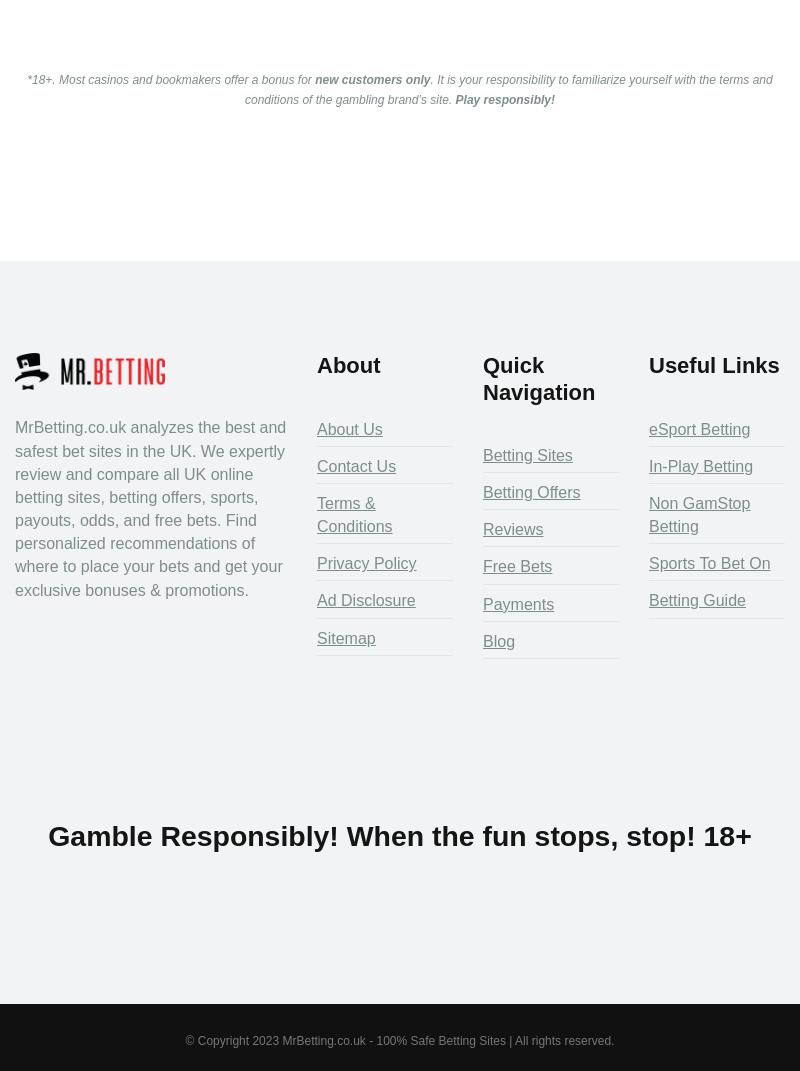  What do you see at coordinates (349, 428) in the screenshot?
I see `'About Us'` at bounding box center [349, 428].